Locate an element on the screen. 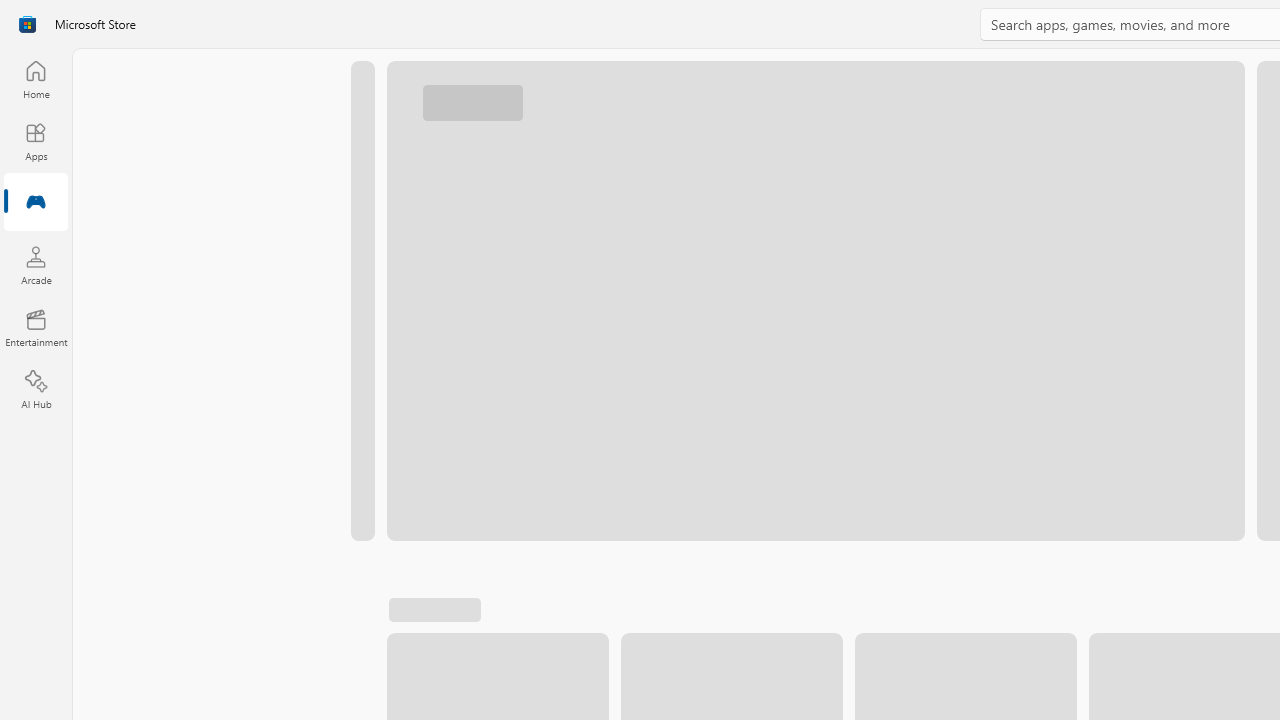  'AutomationID: Image' is located at coordinates (815, 300).